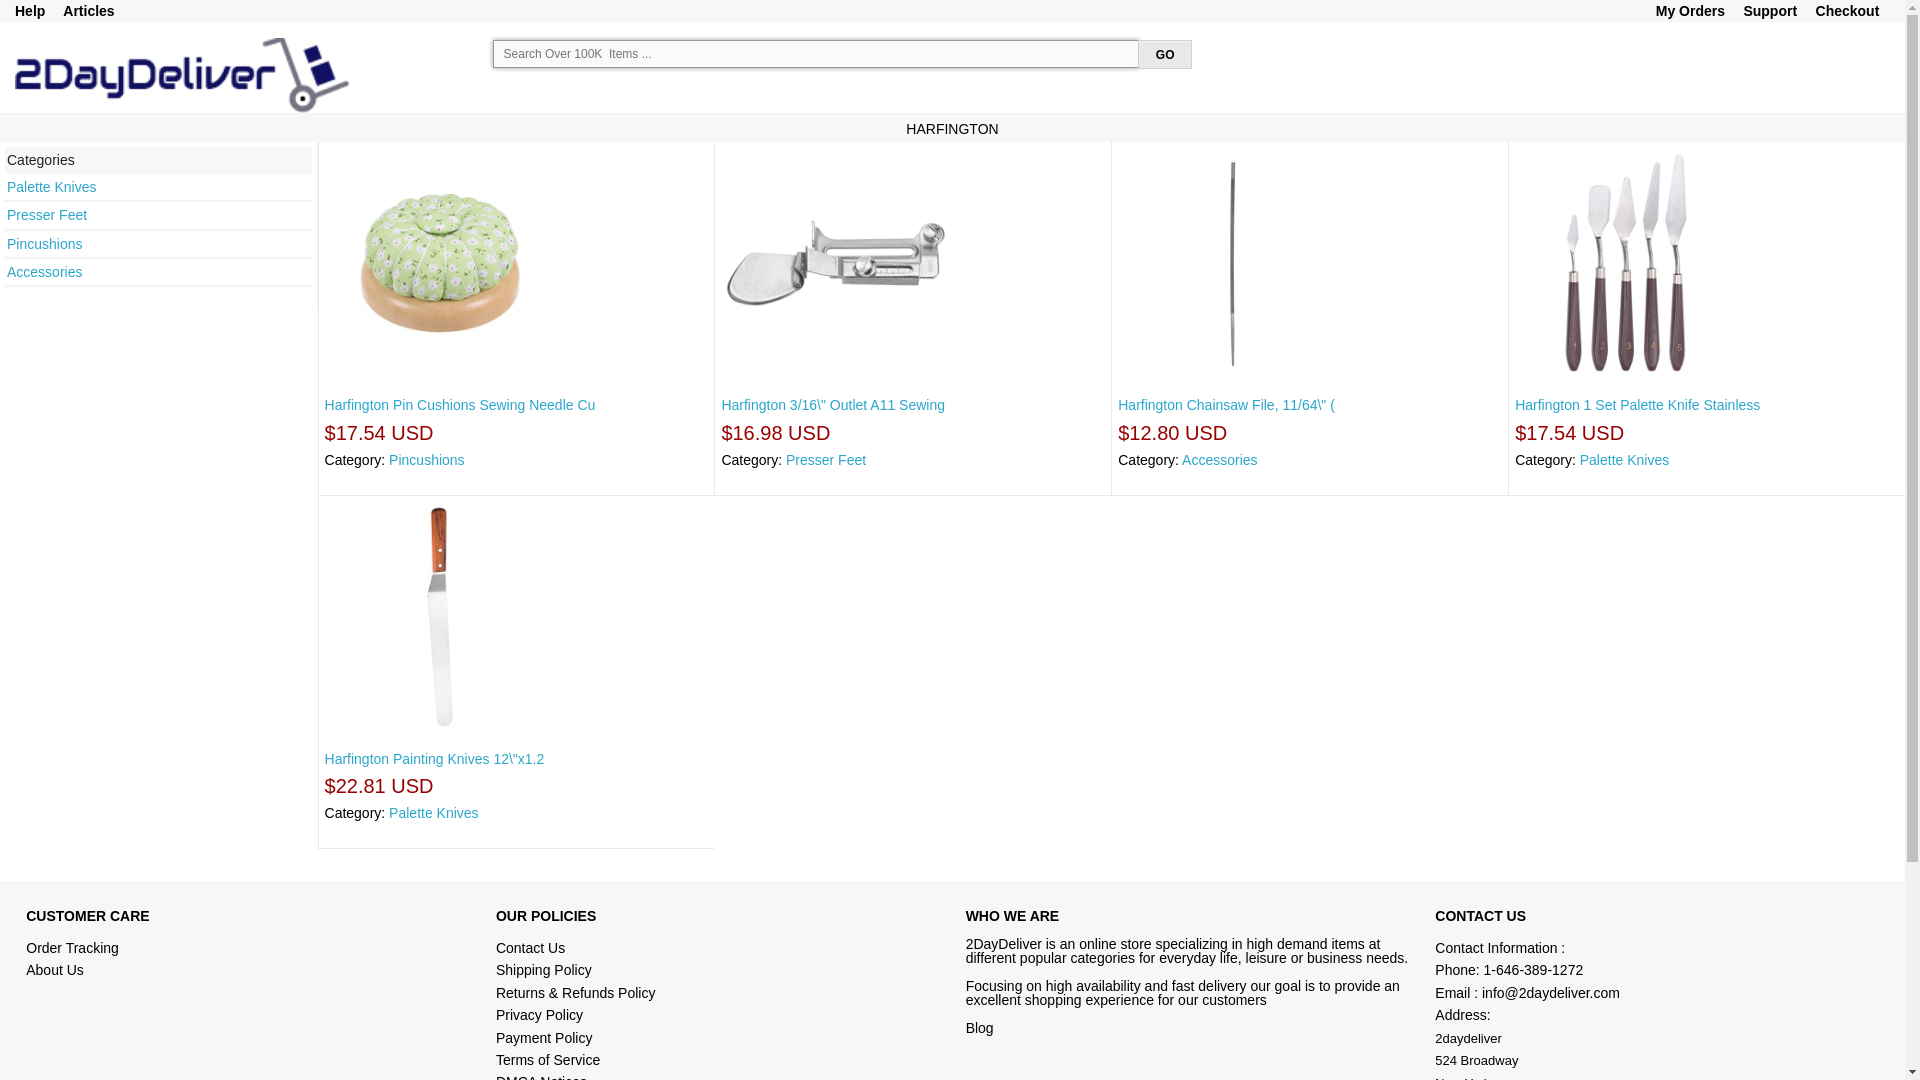 This screenshot has width=1920, height=1080. I want to click on 'info@2daydeliver.com', so click(1549, 992).